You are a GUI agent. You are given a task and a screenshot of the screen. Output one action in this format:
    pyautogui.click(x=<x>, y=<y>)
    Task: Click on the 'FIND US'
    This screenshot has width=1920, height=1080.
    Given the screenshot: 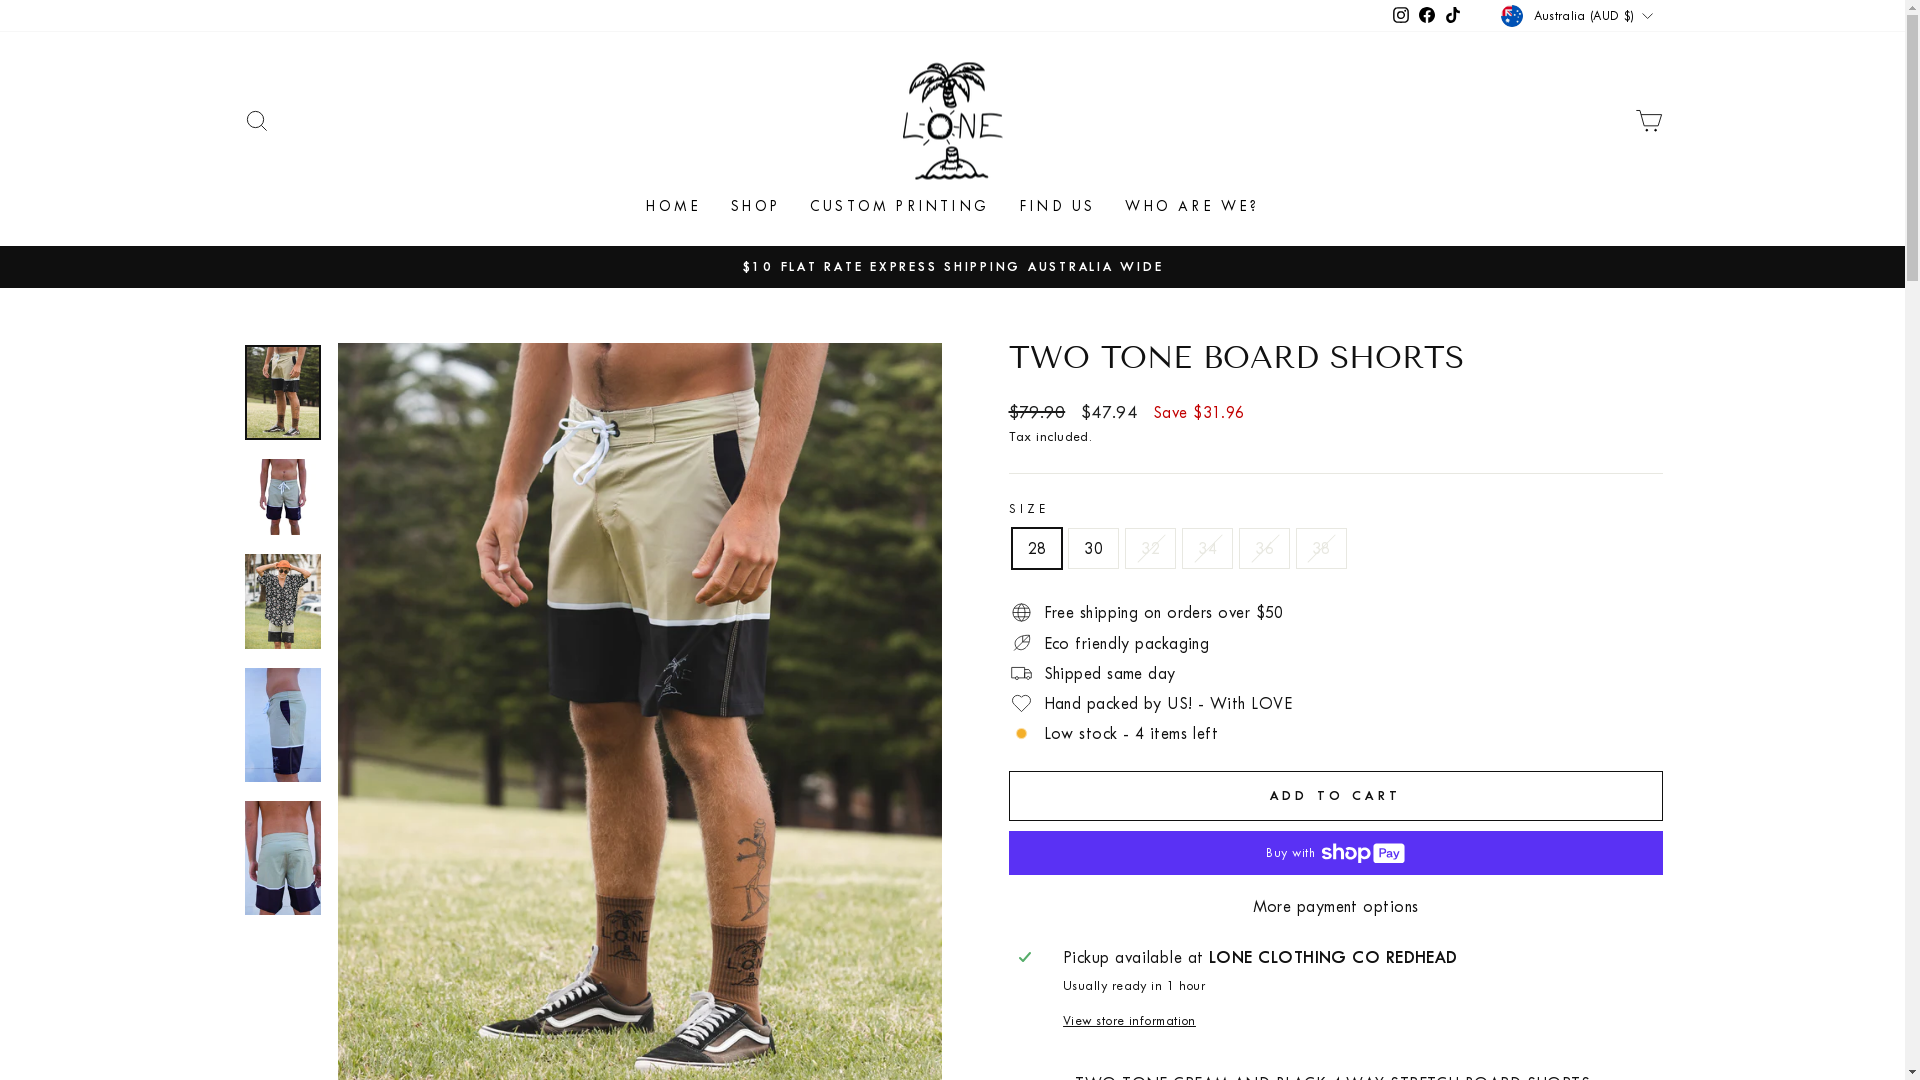 What is the action you would take?
    pyautogui.click(x=1055, y=207)
    